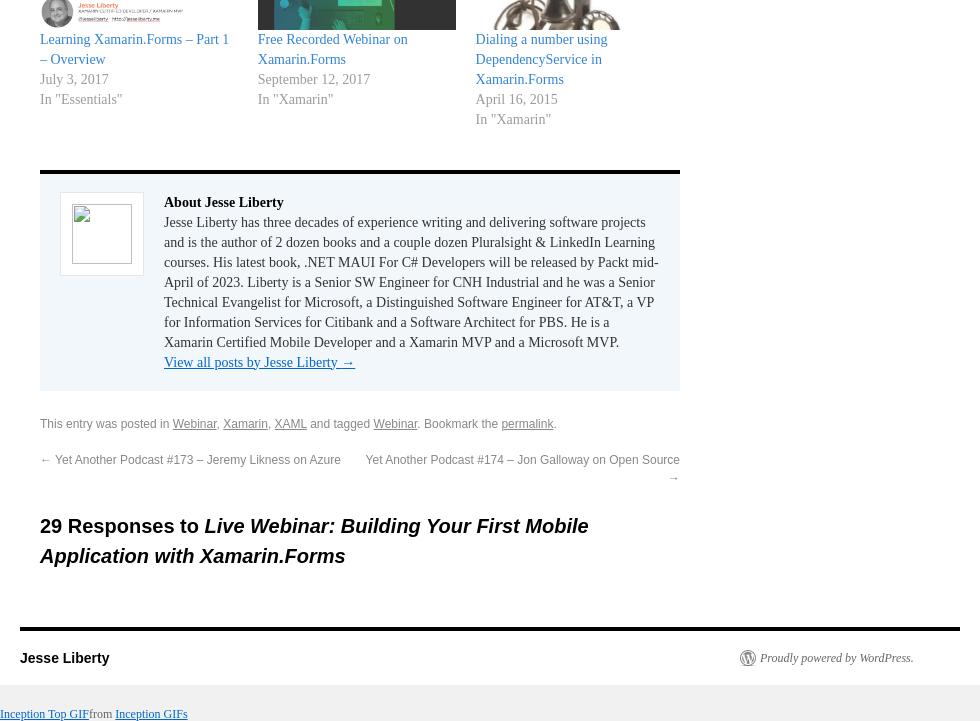 This screenshot has width=980, height=721. What do you see at coordinates (223, 200) in the screenshot?
I see `'About Jesse Liberty'` at bounding box center [223, 200].